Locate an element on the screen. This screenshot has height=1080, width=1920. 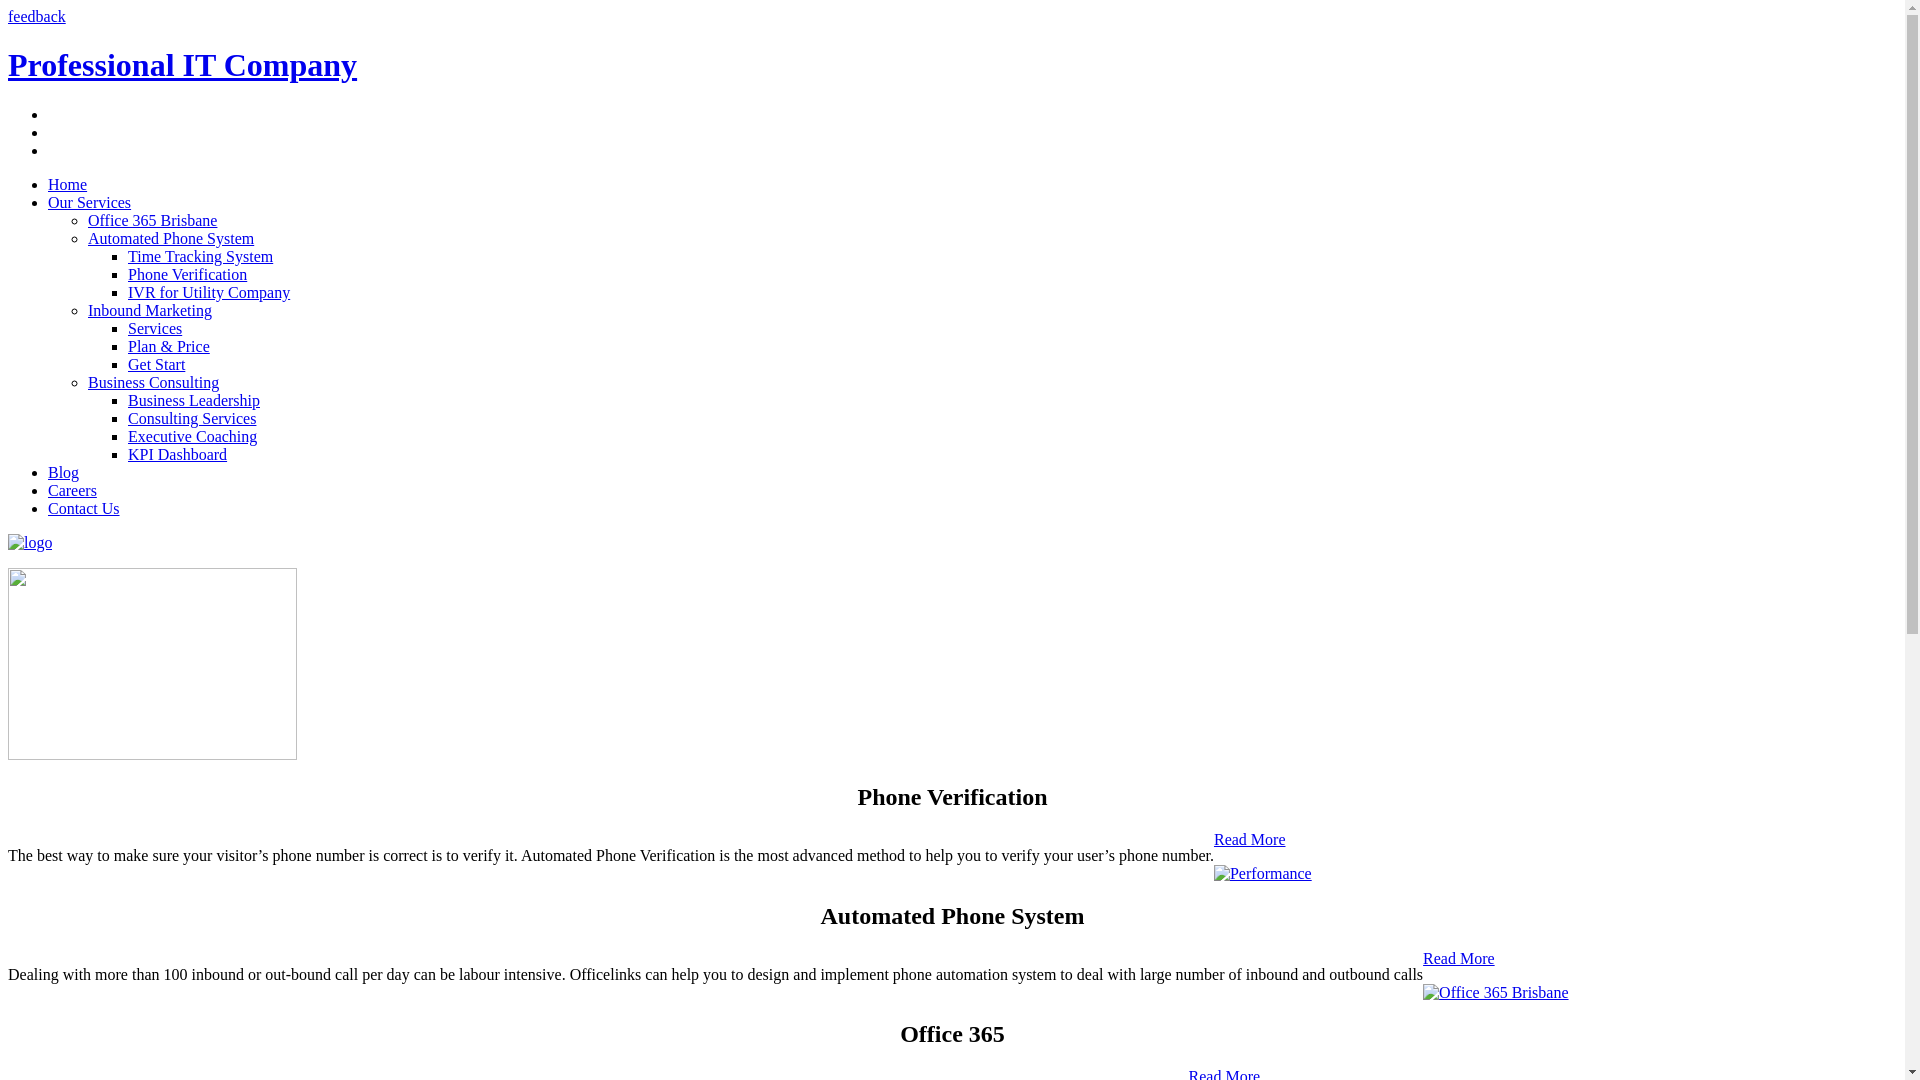
'Professional IT Company' is located at coordinates (29, 542).